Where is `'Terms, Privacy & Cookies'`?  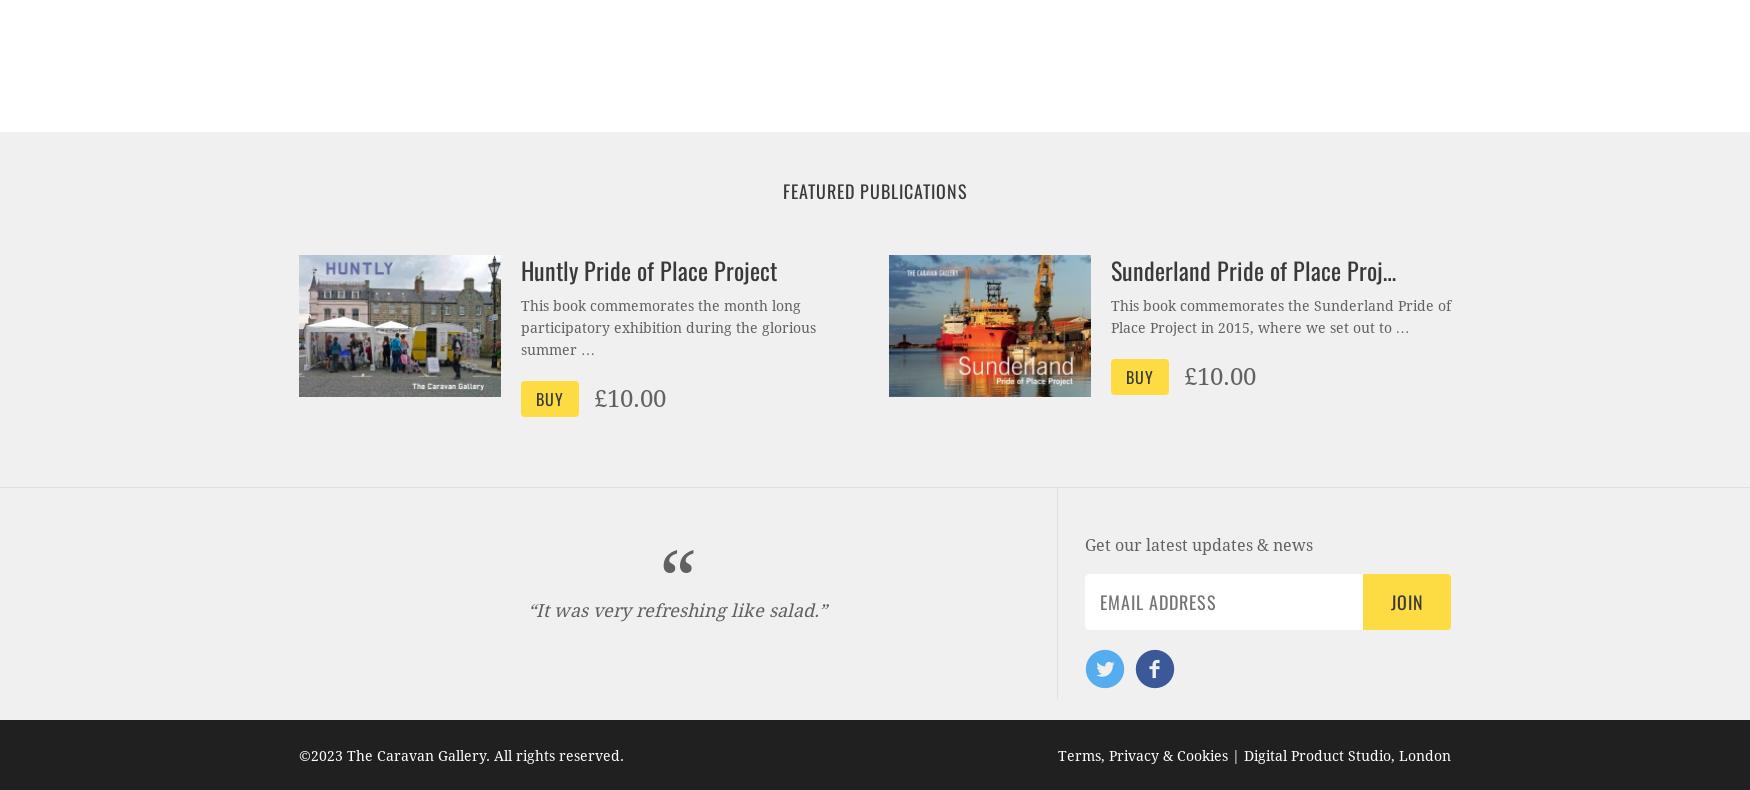 'Terms, Privacy & Cookies' is located at coordinates (1141, 756).